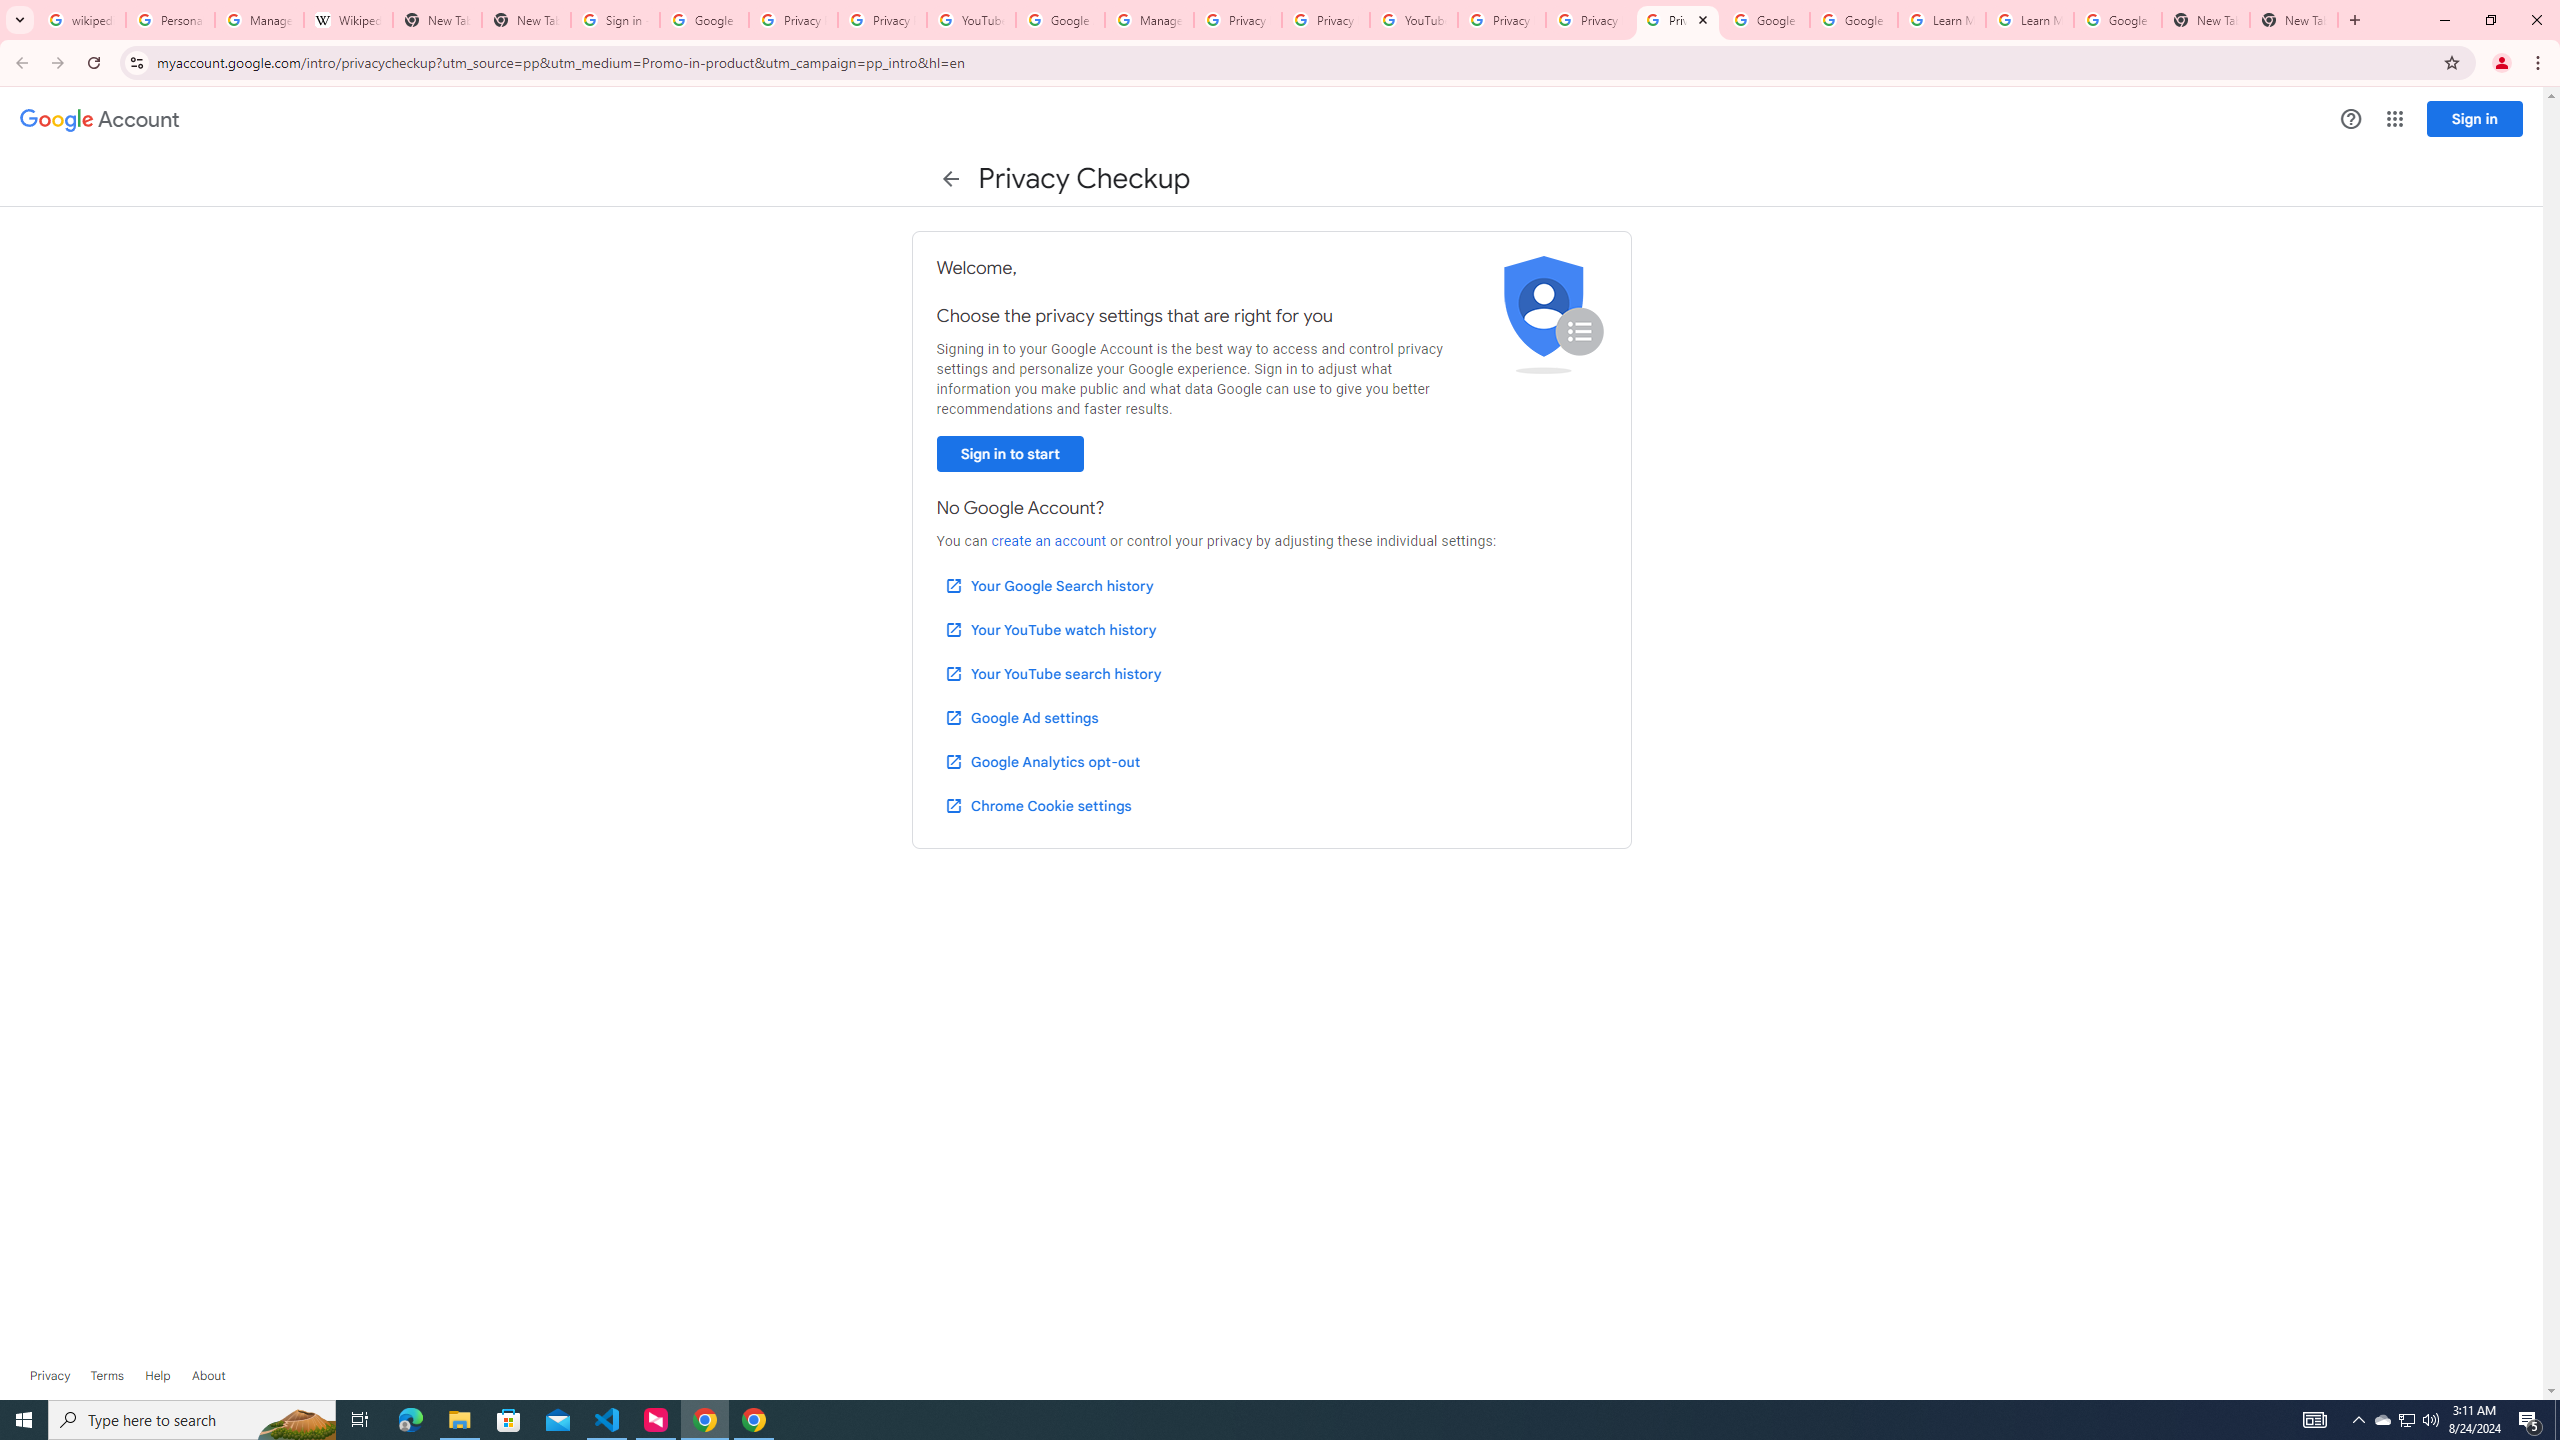 The image size is (2560, 1440). Describe the element at coordinates (704, 19) in the screenshot. I see `'Google Drive: Sign-in'` at that location.